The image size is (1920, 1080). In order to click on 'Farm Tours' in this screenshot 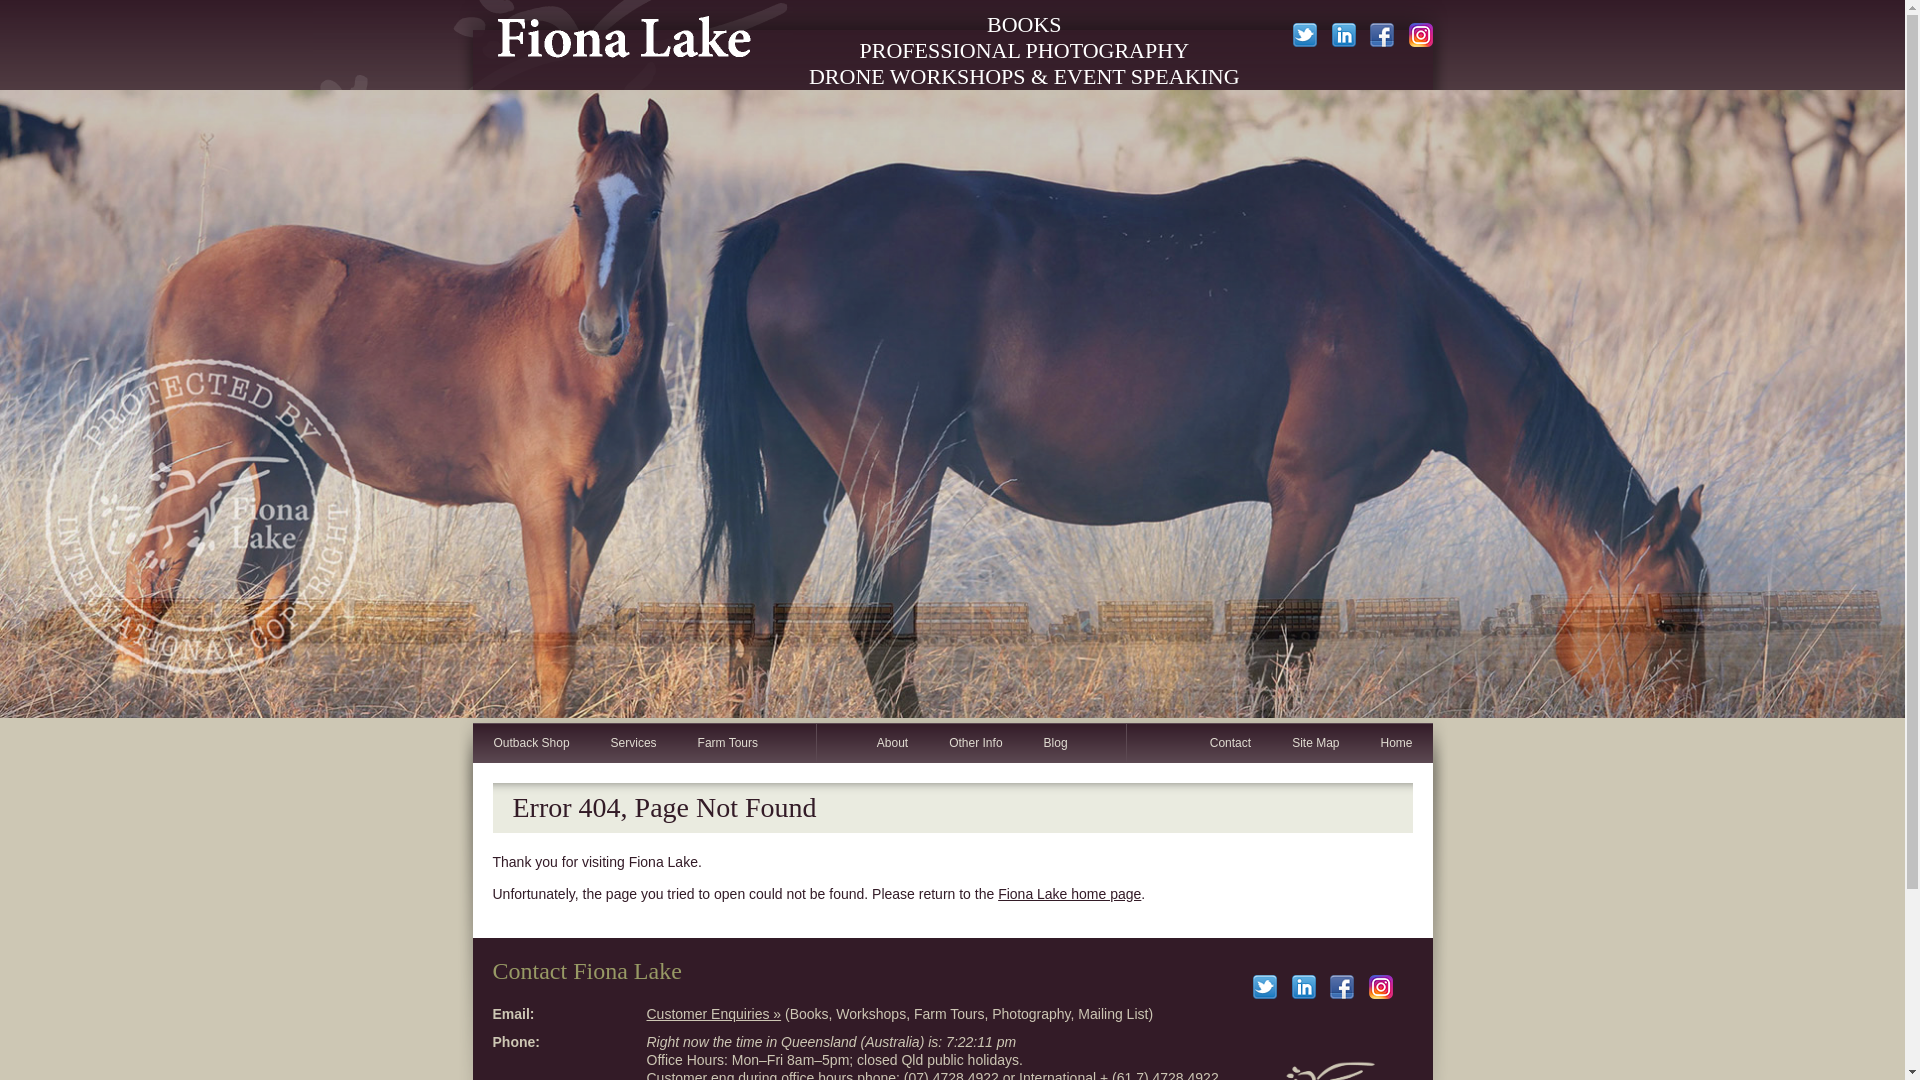, I will do `click(726, 743)`.